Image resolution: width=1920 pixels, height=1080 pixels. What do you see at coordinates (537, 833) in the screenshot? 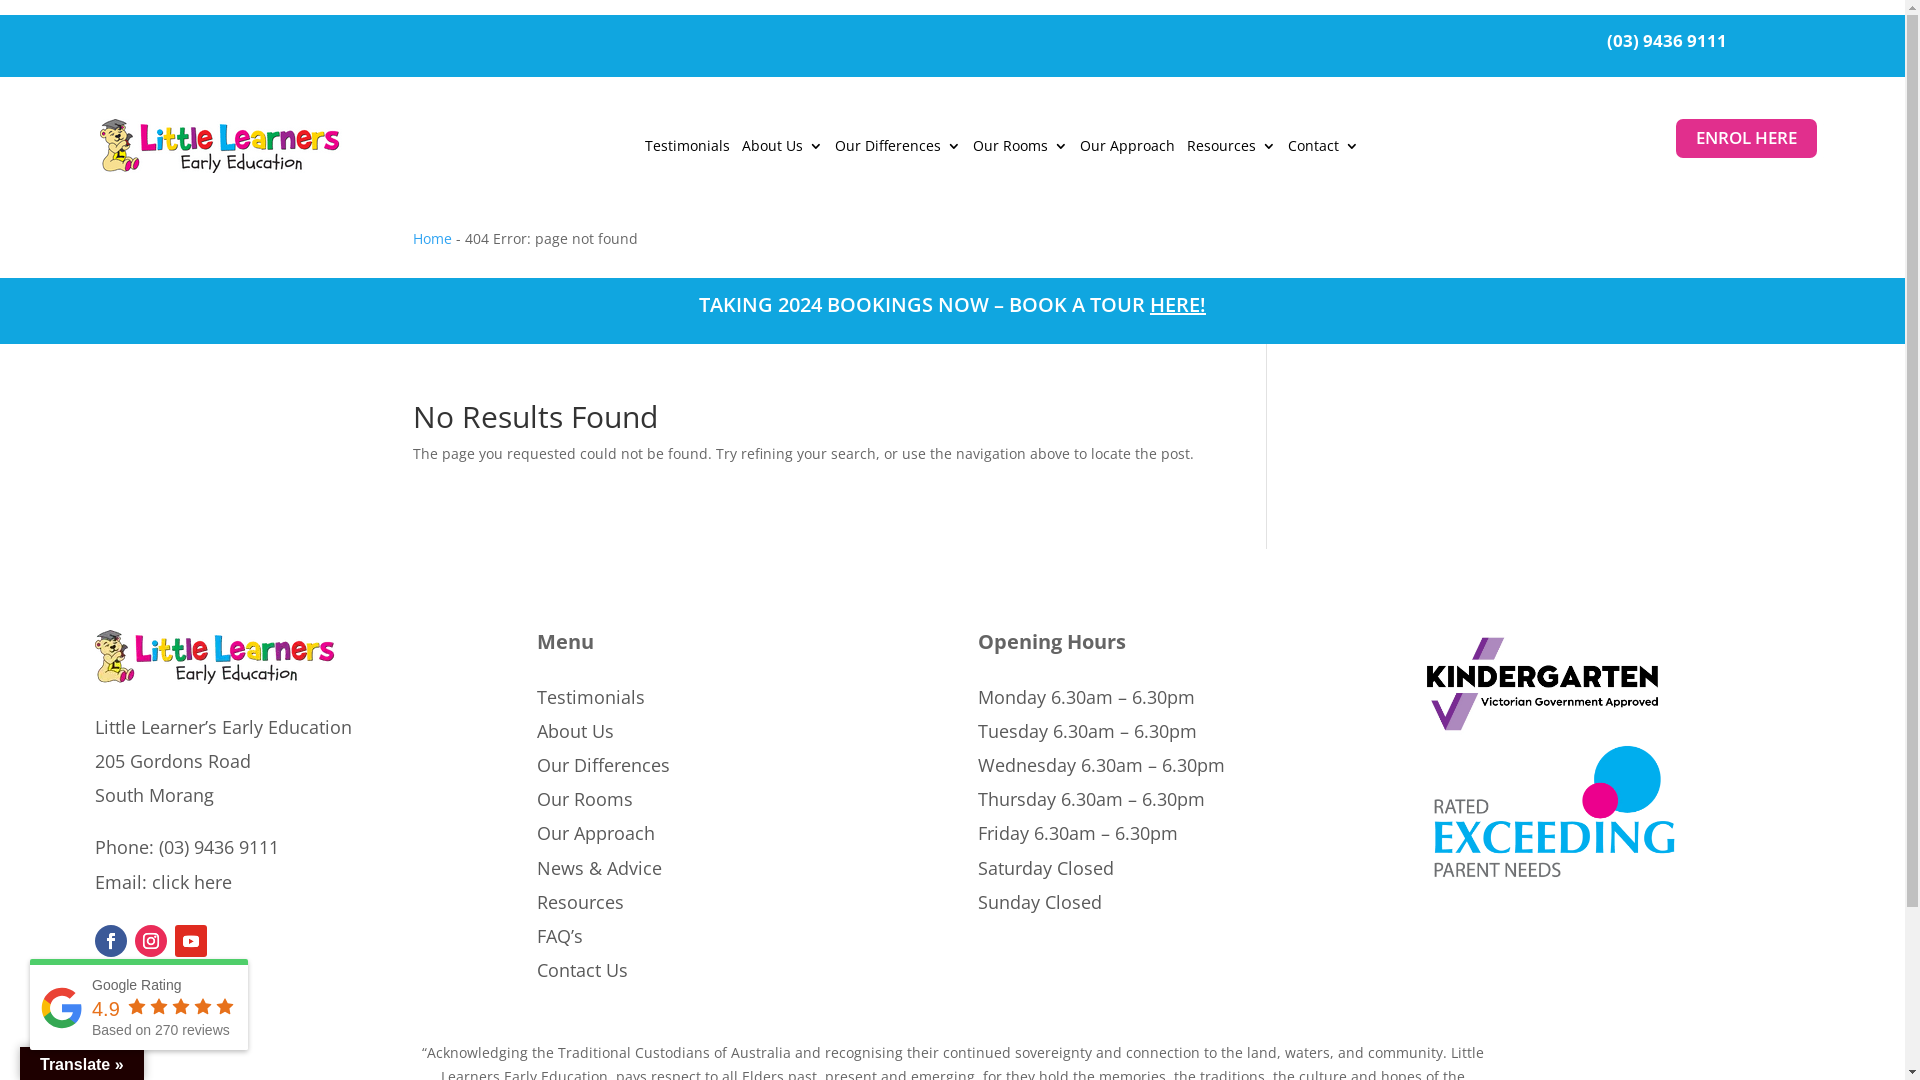
I see `'Our Approach'` at bounding box center [537, 833].